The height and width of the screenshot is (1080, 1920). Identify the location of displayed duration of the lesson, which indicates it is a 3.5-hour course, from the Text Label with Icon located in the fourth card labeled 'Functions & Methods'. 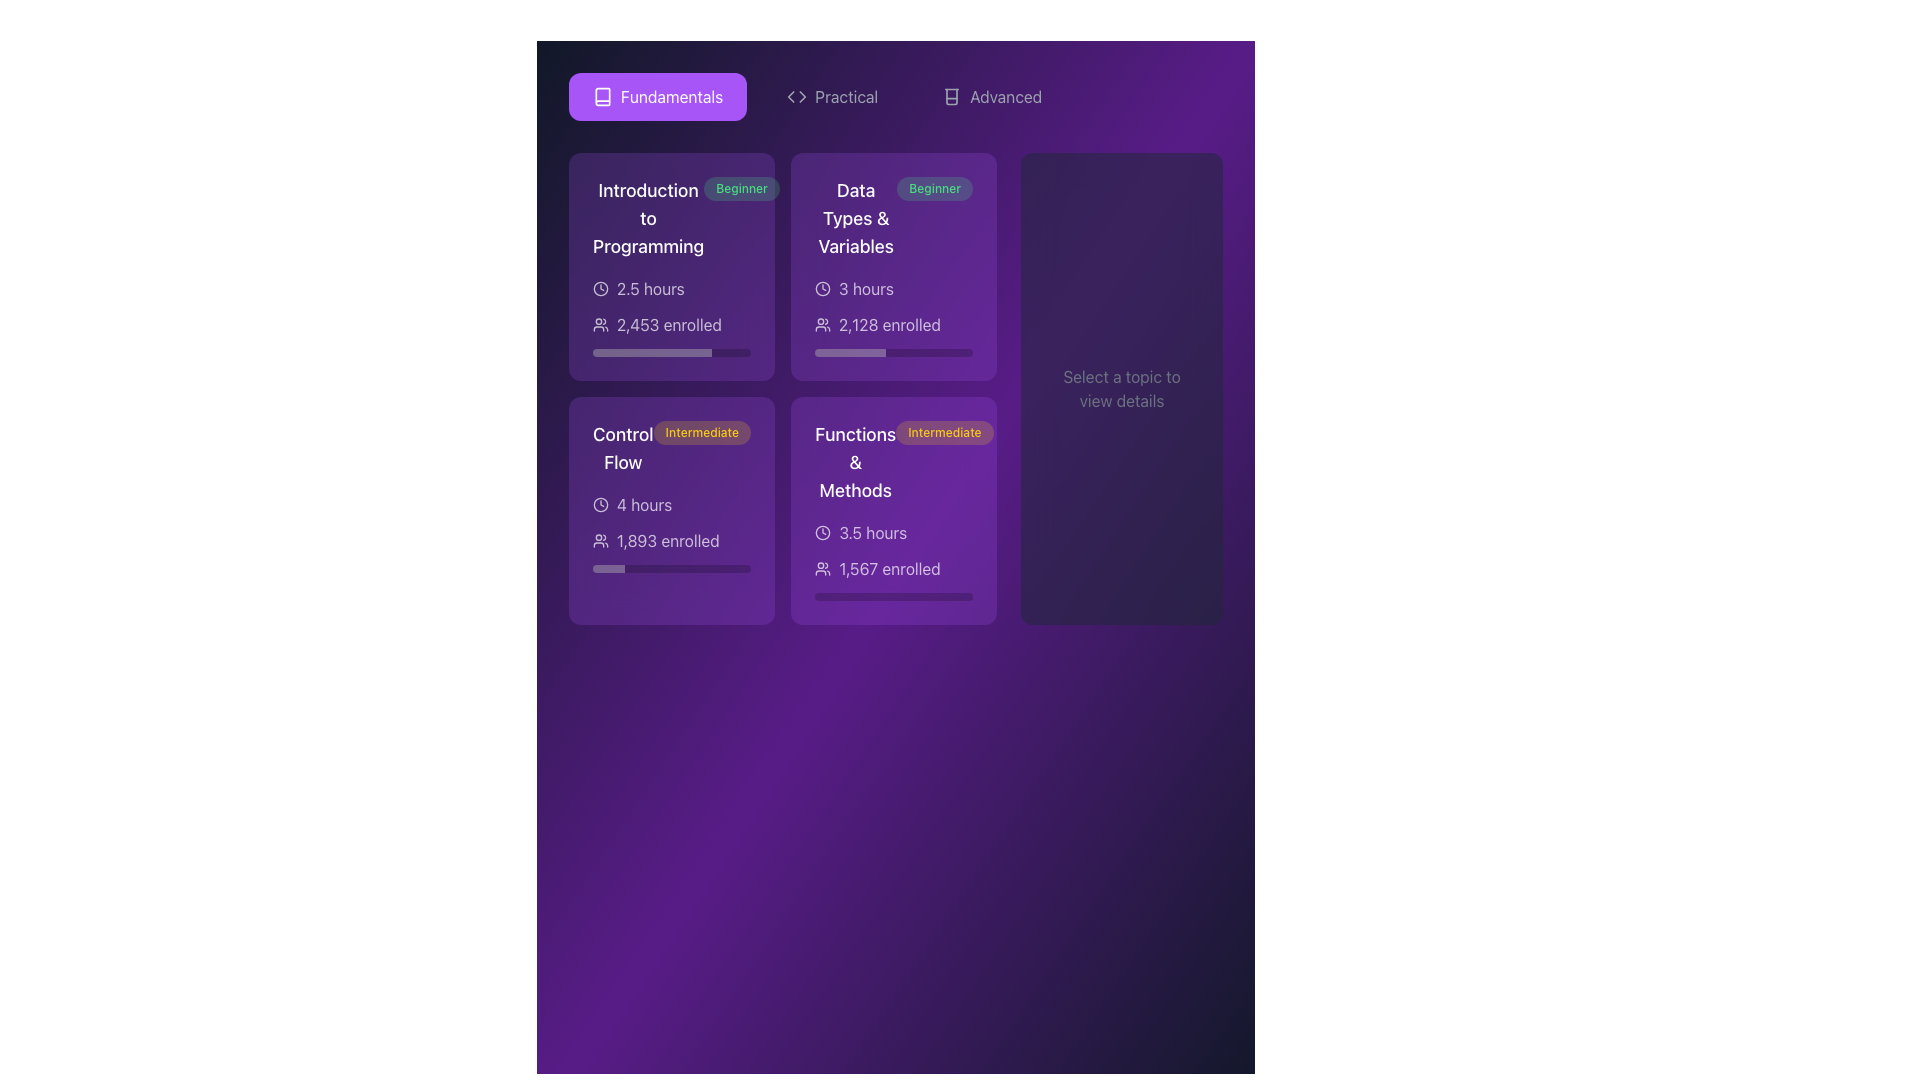
(892, 531).